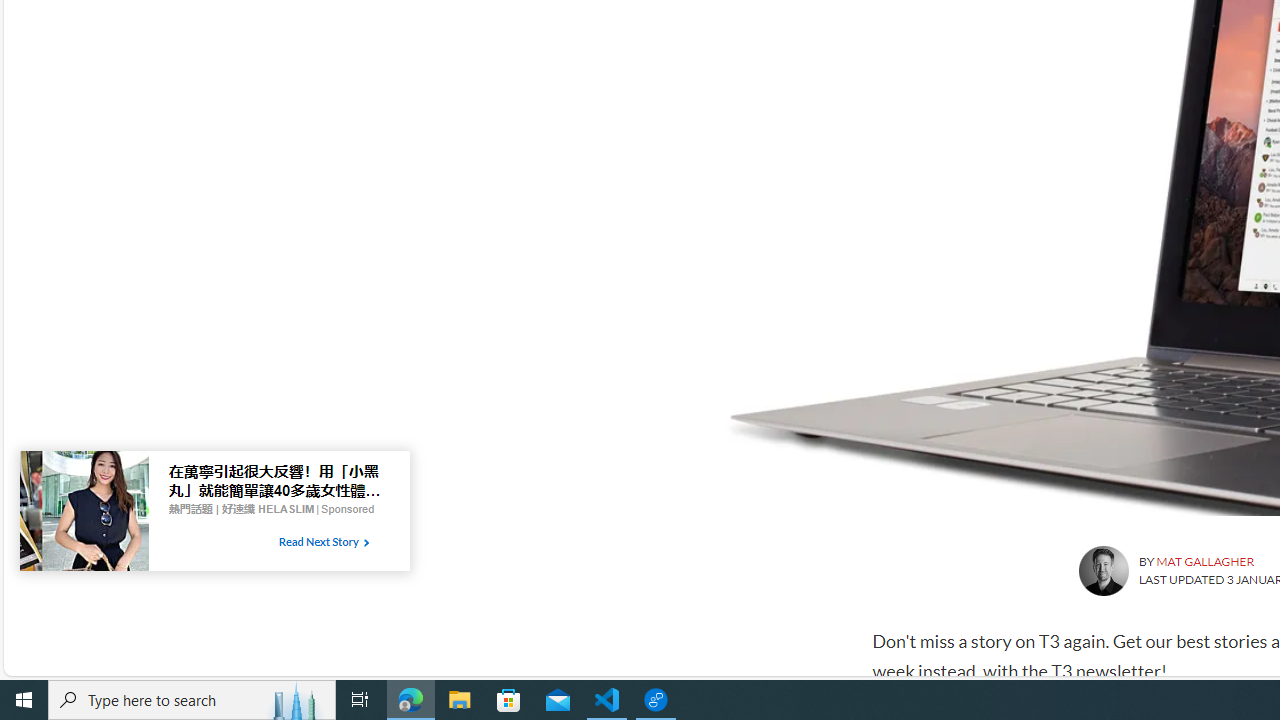 This screenshot has width=1280, height=720. I want to click on 'Class: tbl-arrow-icon arrow-2', so click(366, 543).